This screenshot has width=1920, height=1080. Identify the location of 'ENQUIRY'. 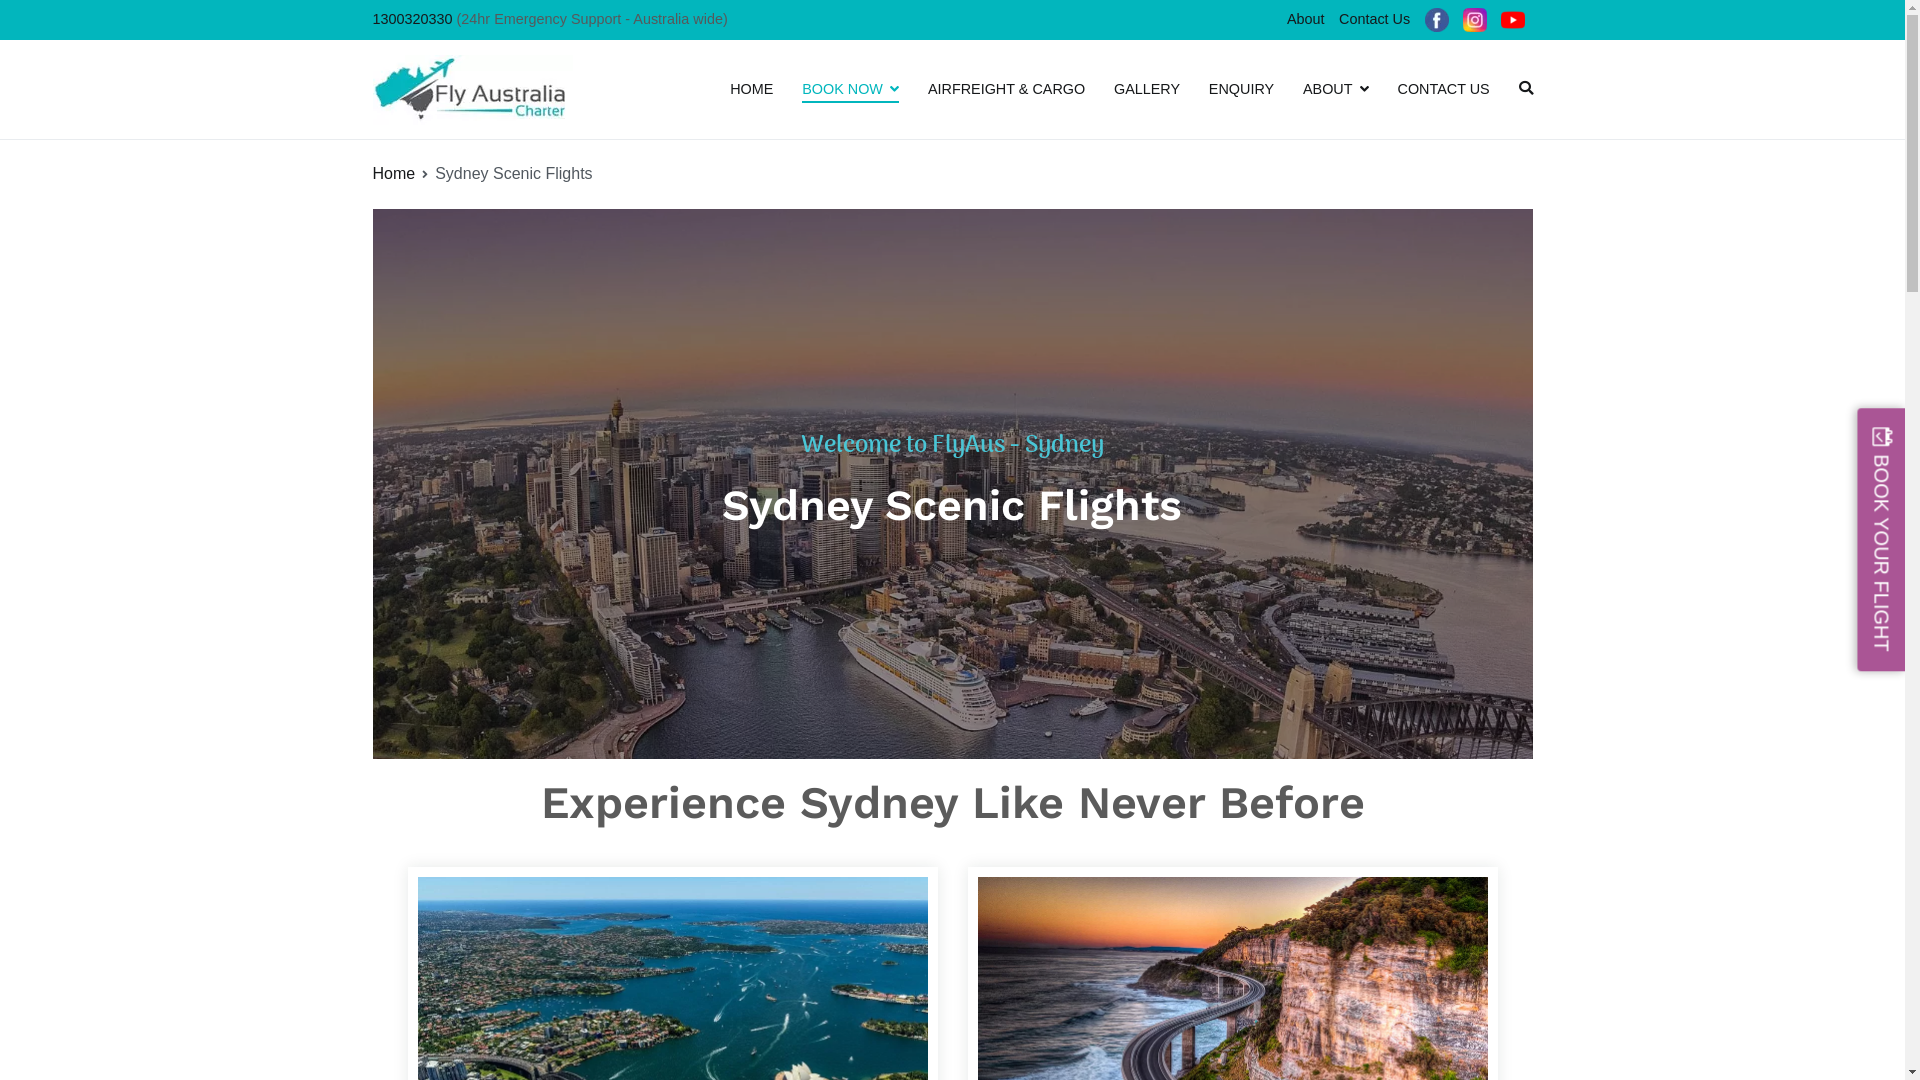
(1240, 88).